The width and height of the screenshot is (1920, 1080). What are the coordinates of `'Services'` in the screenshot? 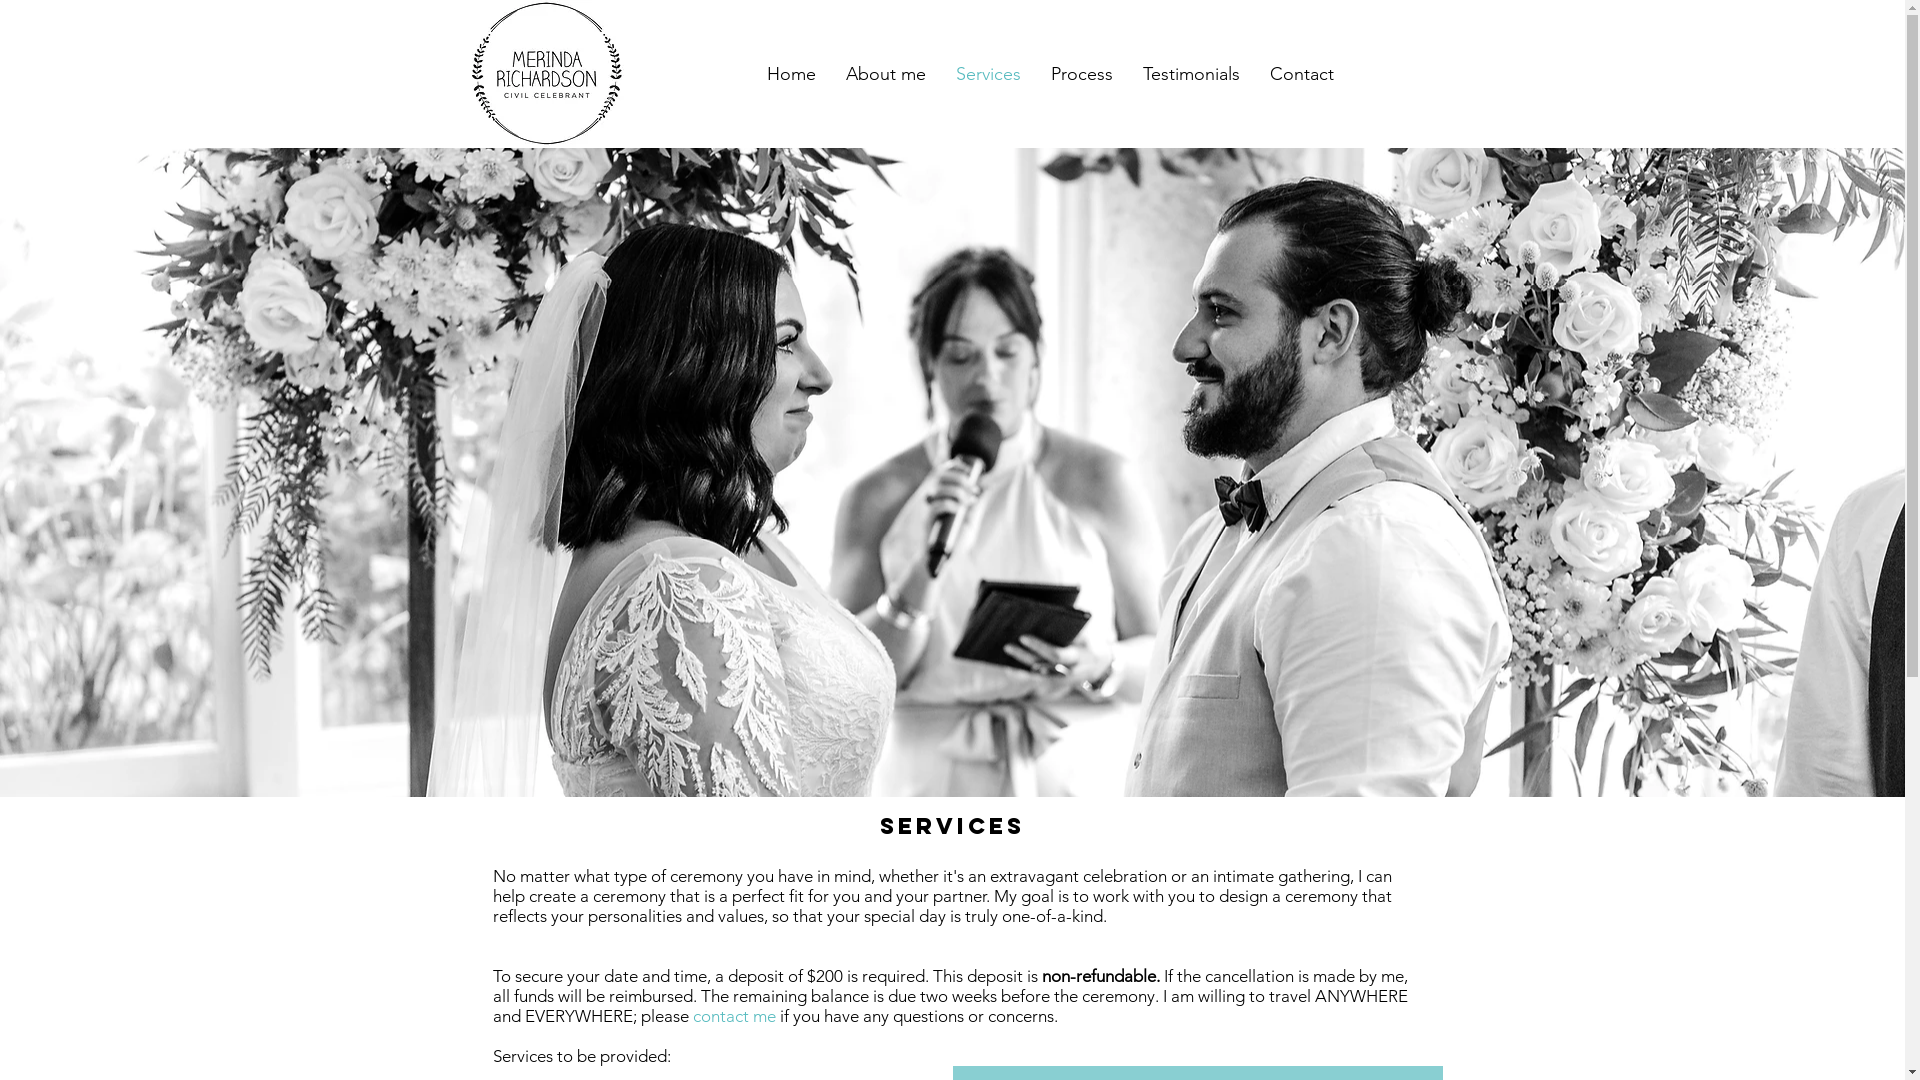 It's located at (987, 72).